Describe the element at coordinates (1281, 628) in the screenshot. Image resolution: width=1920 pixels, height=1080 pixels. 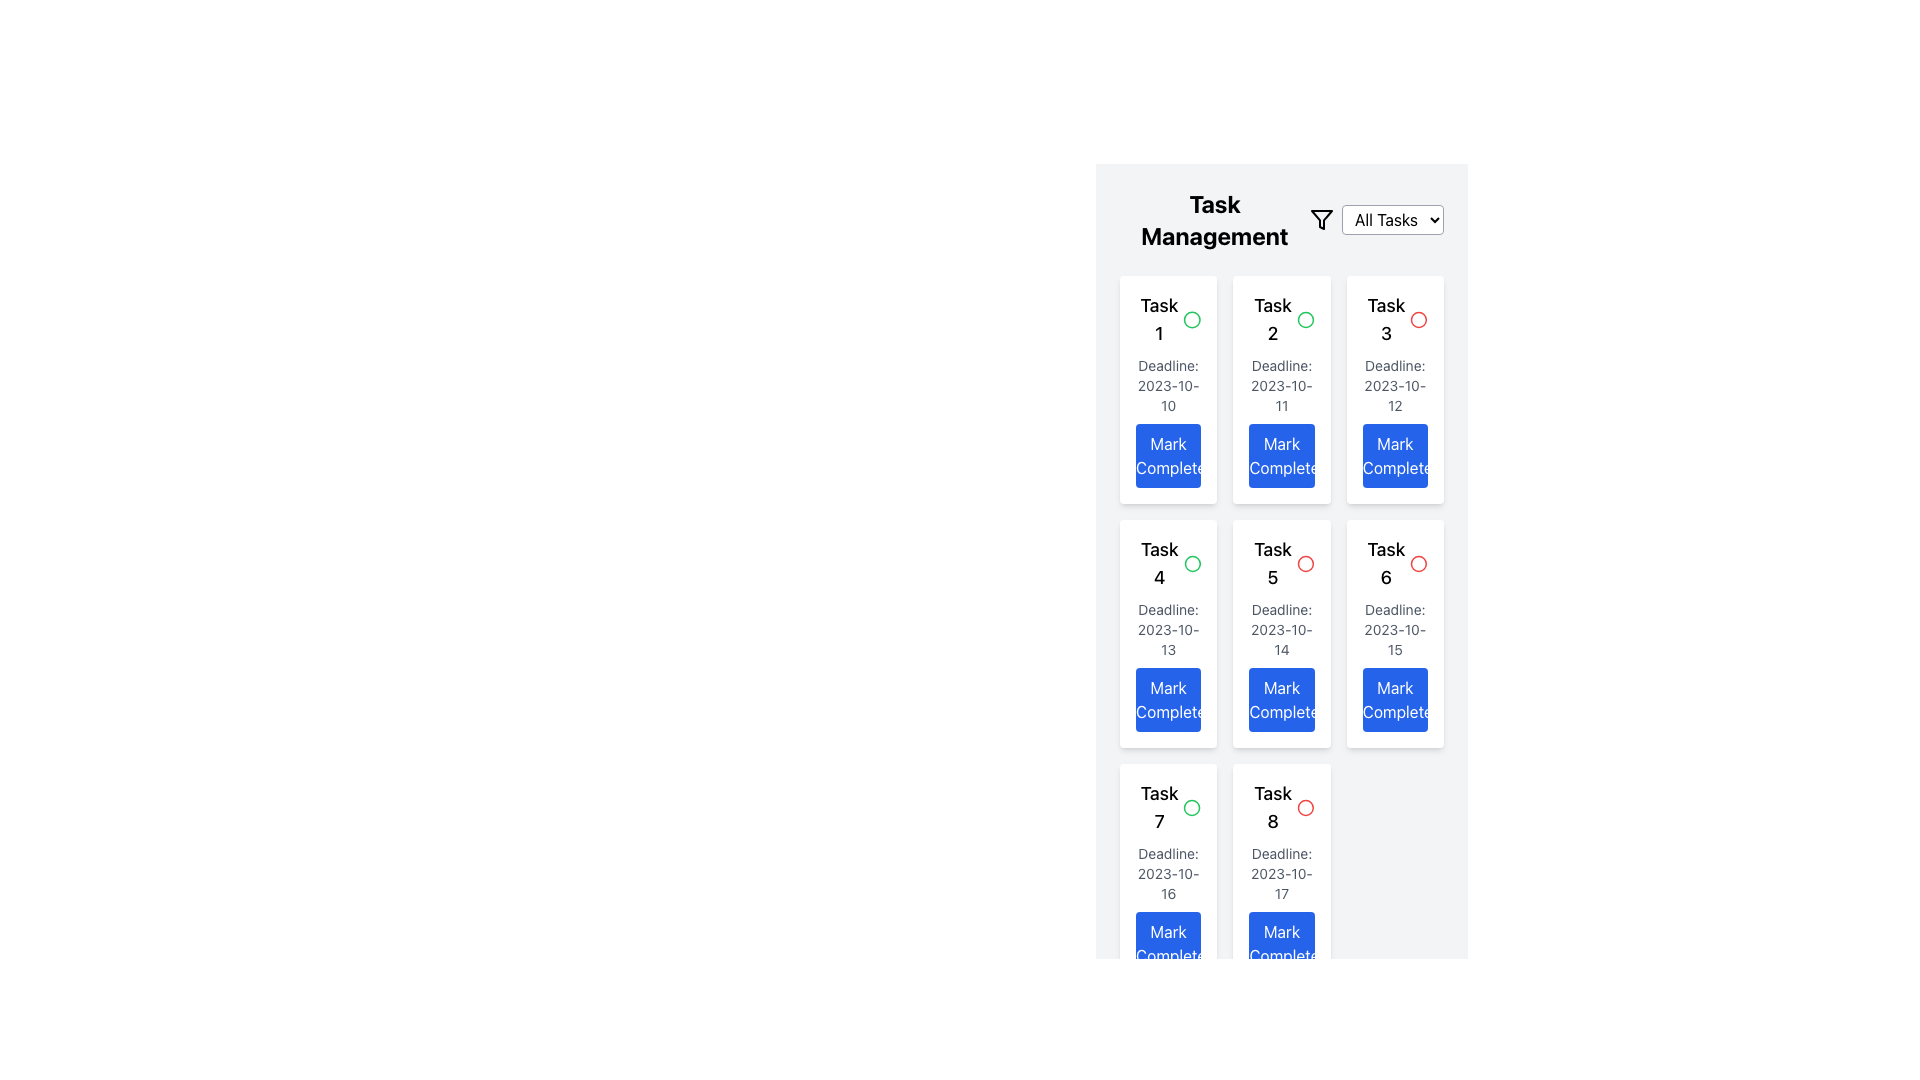
I see `the text label that communicates the deadline of the task in the 'Task 5' card, located between the task title and the 'Mark Completed' button` at that location.